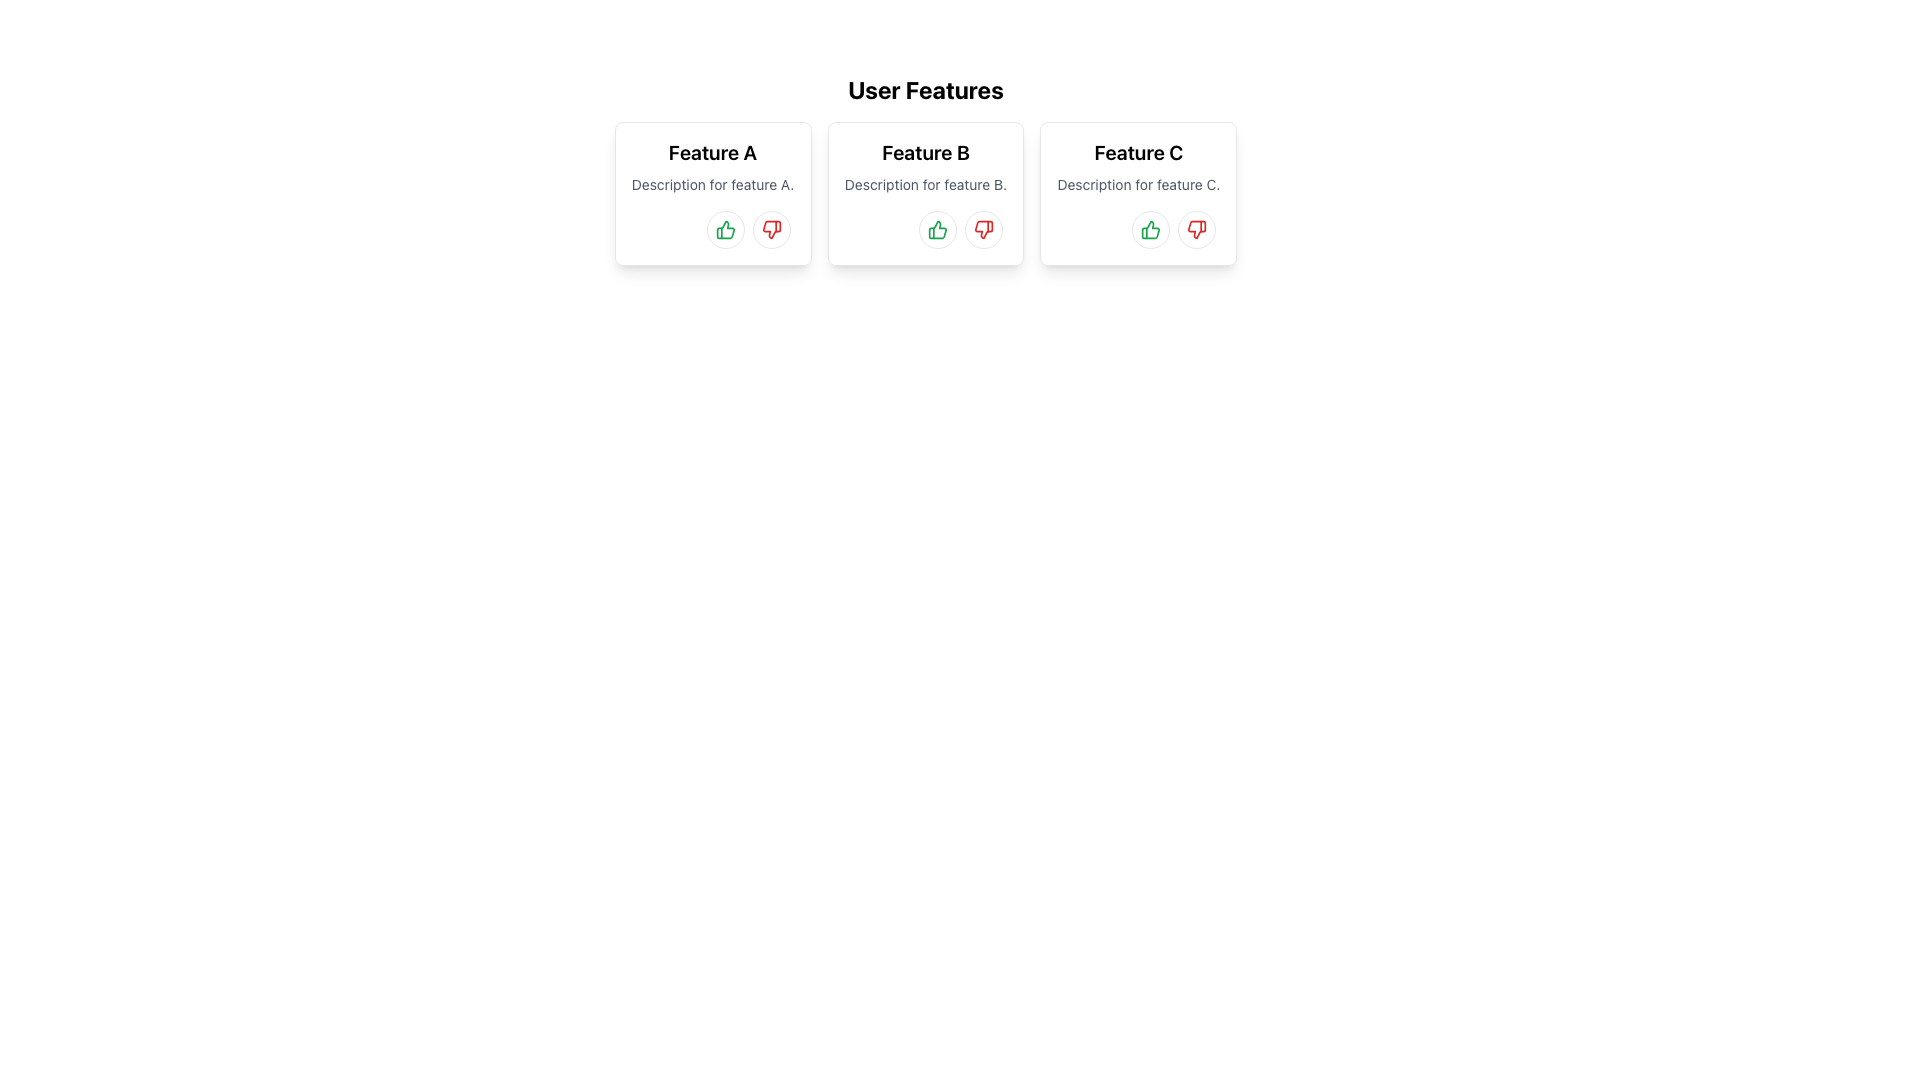 This screenshot has height=1080, width=1920. What do you see at coordinates (1197, 229) in the screenshot?
I see `the red thumbs-down icon located inside the rounded button in the rightmost card labeled 'Feature C'` at bounding box center [1197, 229].